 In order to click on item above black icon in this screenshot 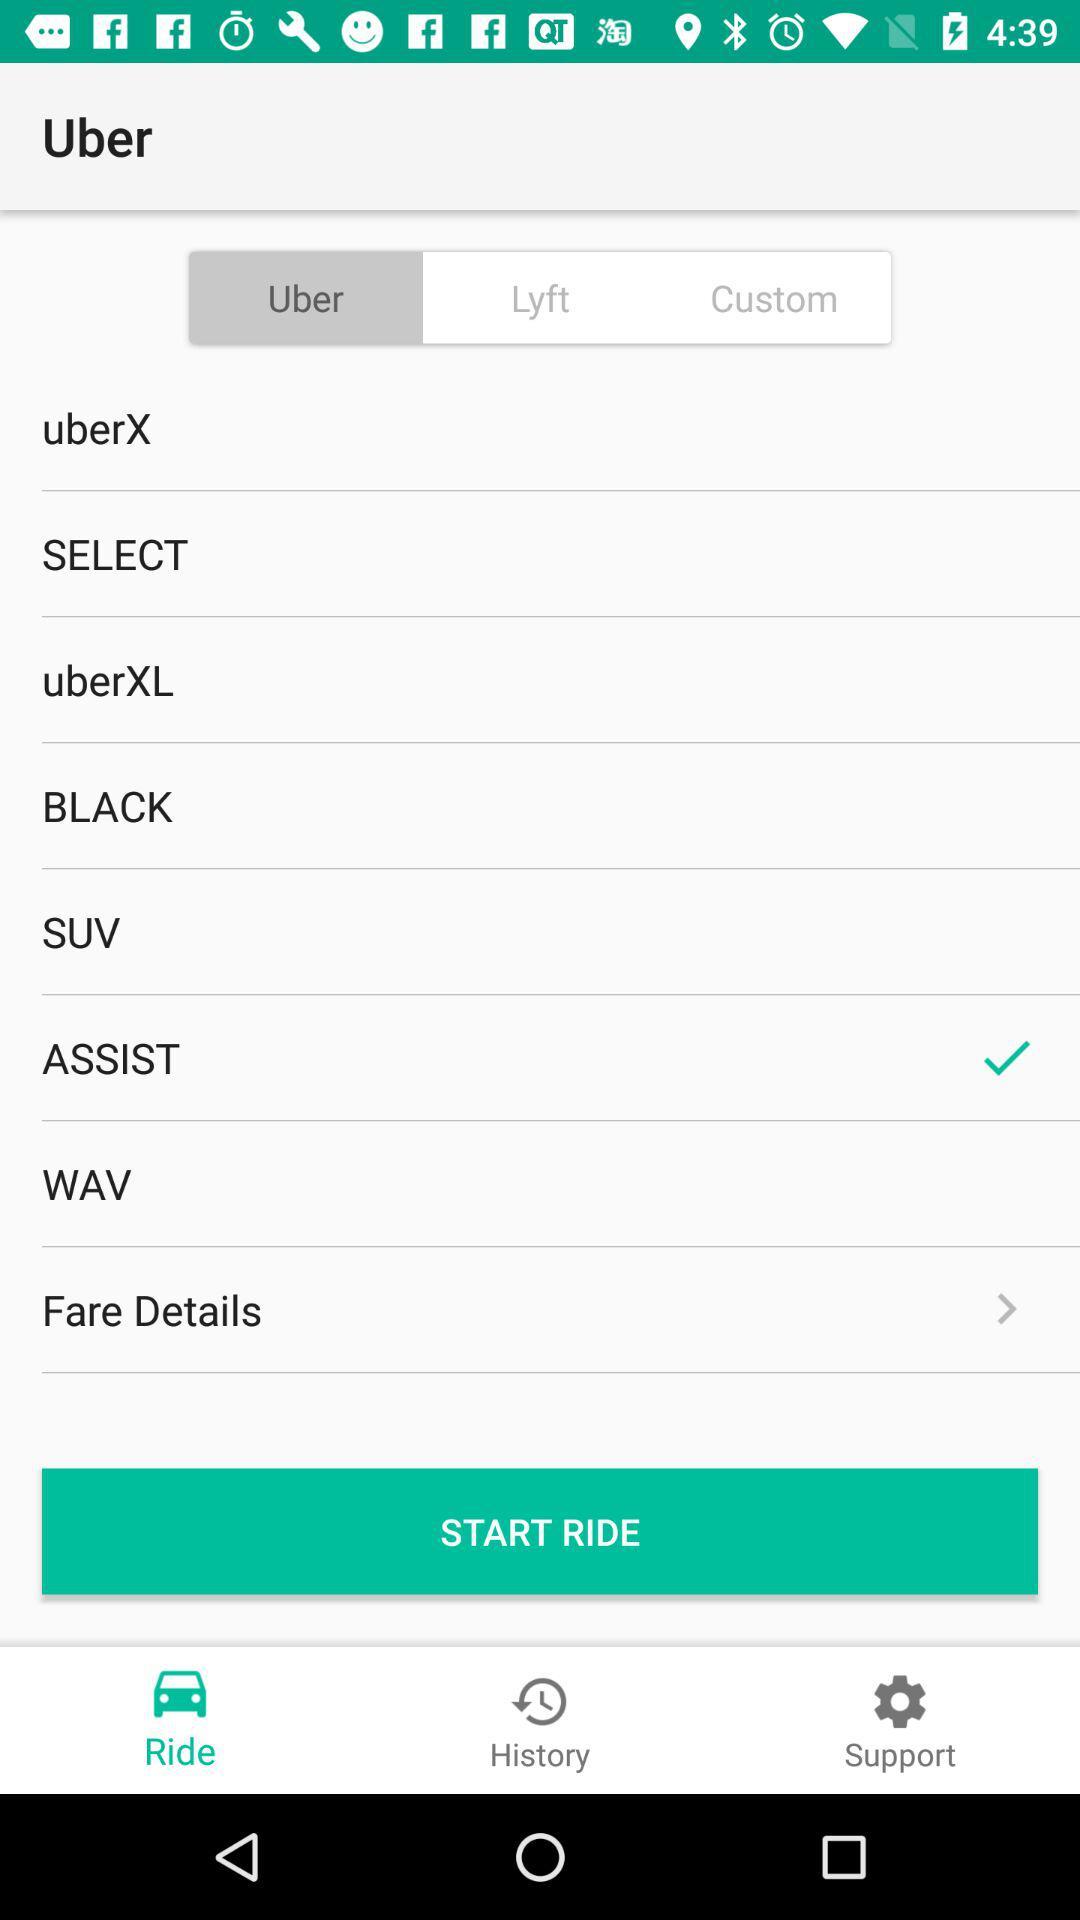, I will do `click(540, 679)`.